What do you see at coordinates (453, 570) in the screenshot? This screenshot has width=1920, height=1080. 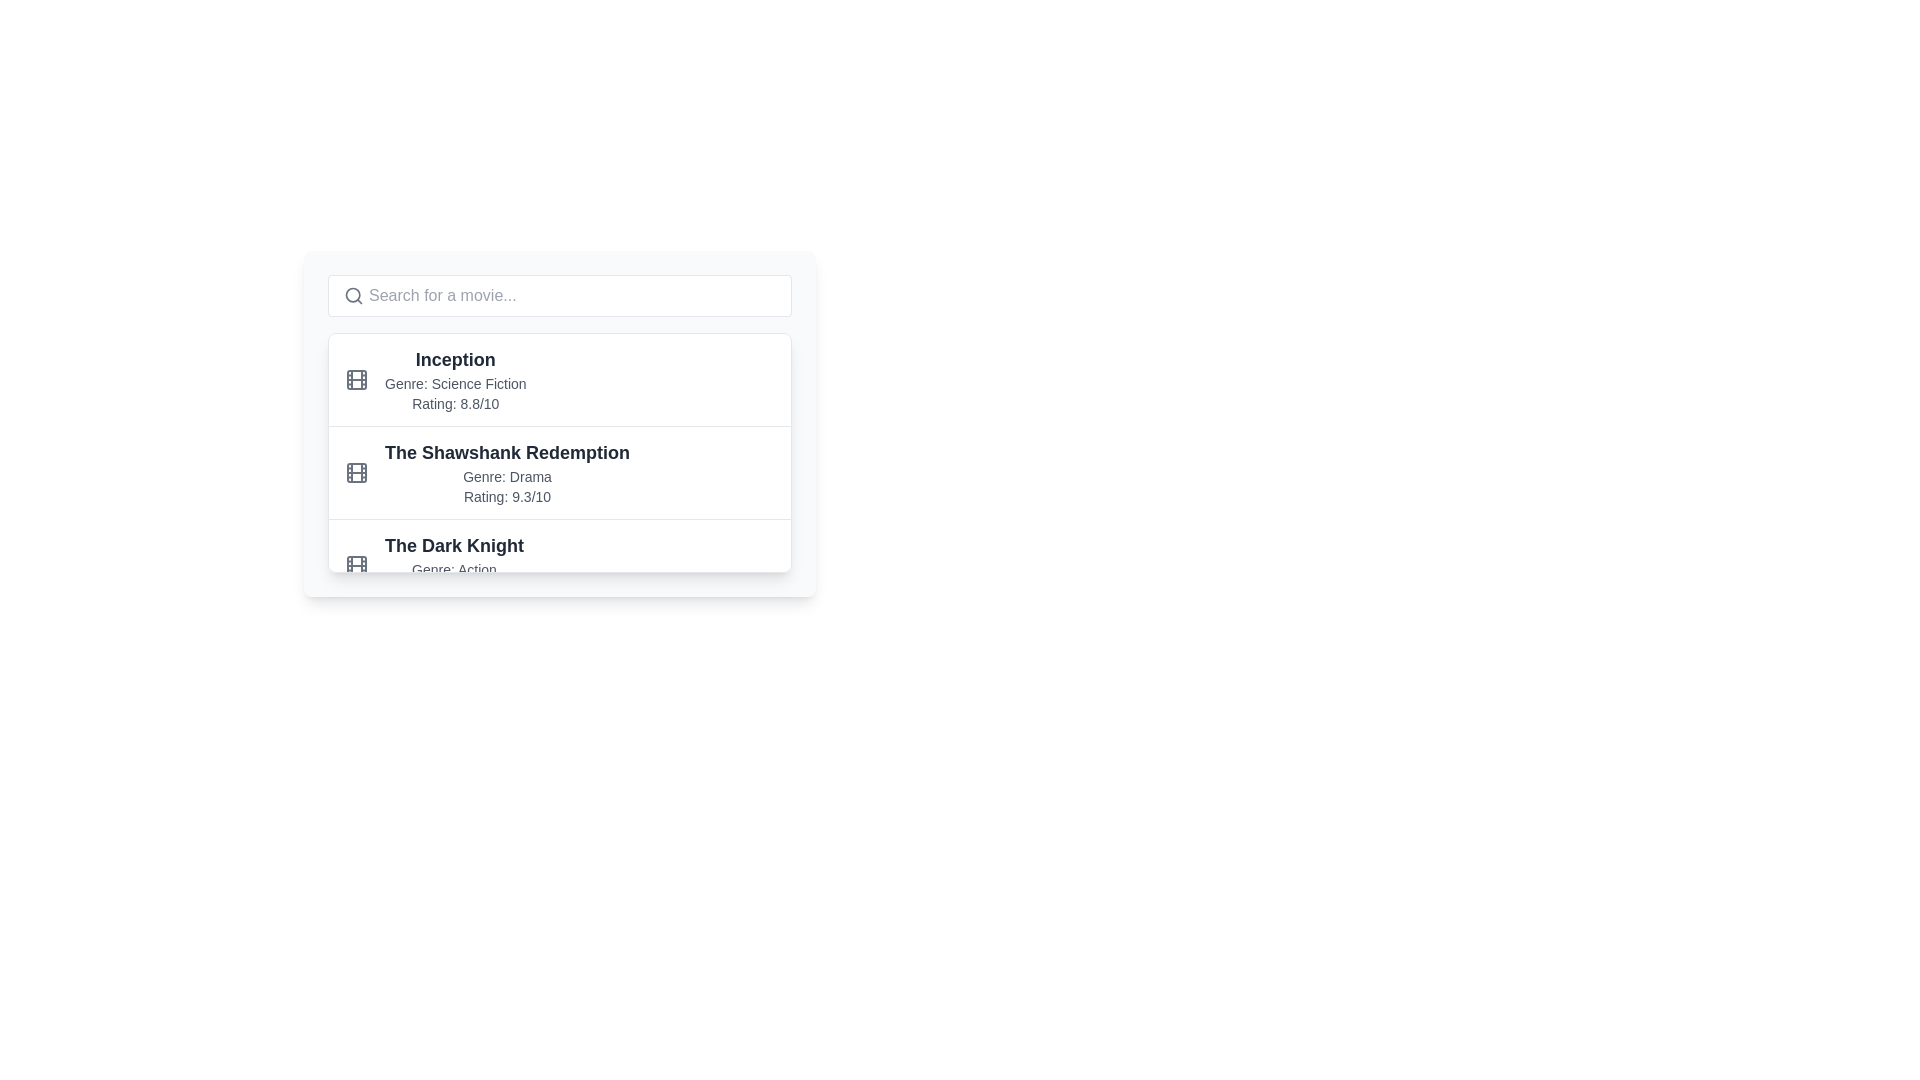 I see `the text label displaying the movie genre 'The Dark Knight', which is positioned below the movie title and above the rating text` at bounding box center [453, 570].